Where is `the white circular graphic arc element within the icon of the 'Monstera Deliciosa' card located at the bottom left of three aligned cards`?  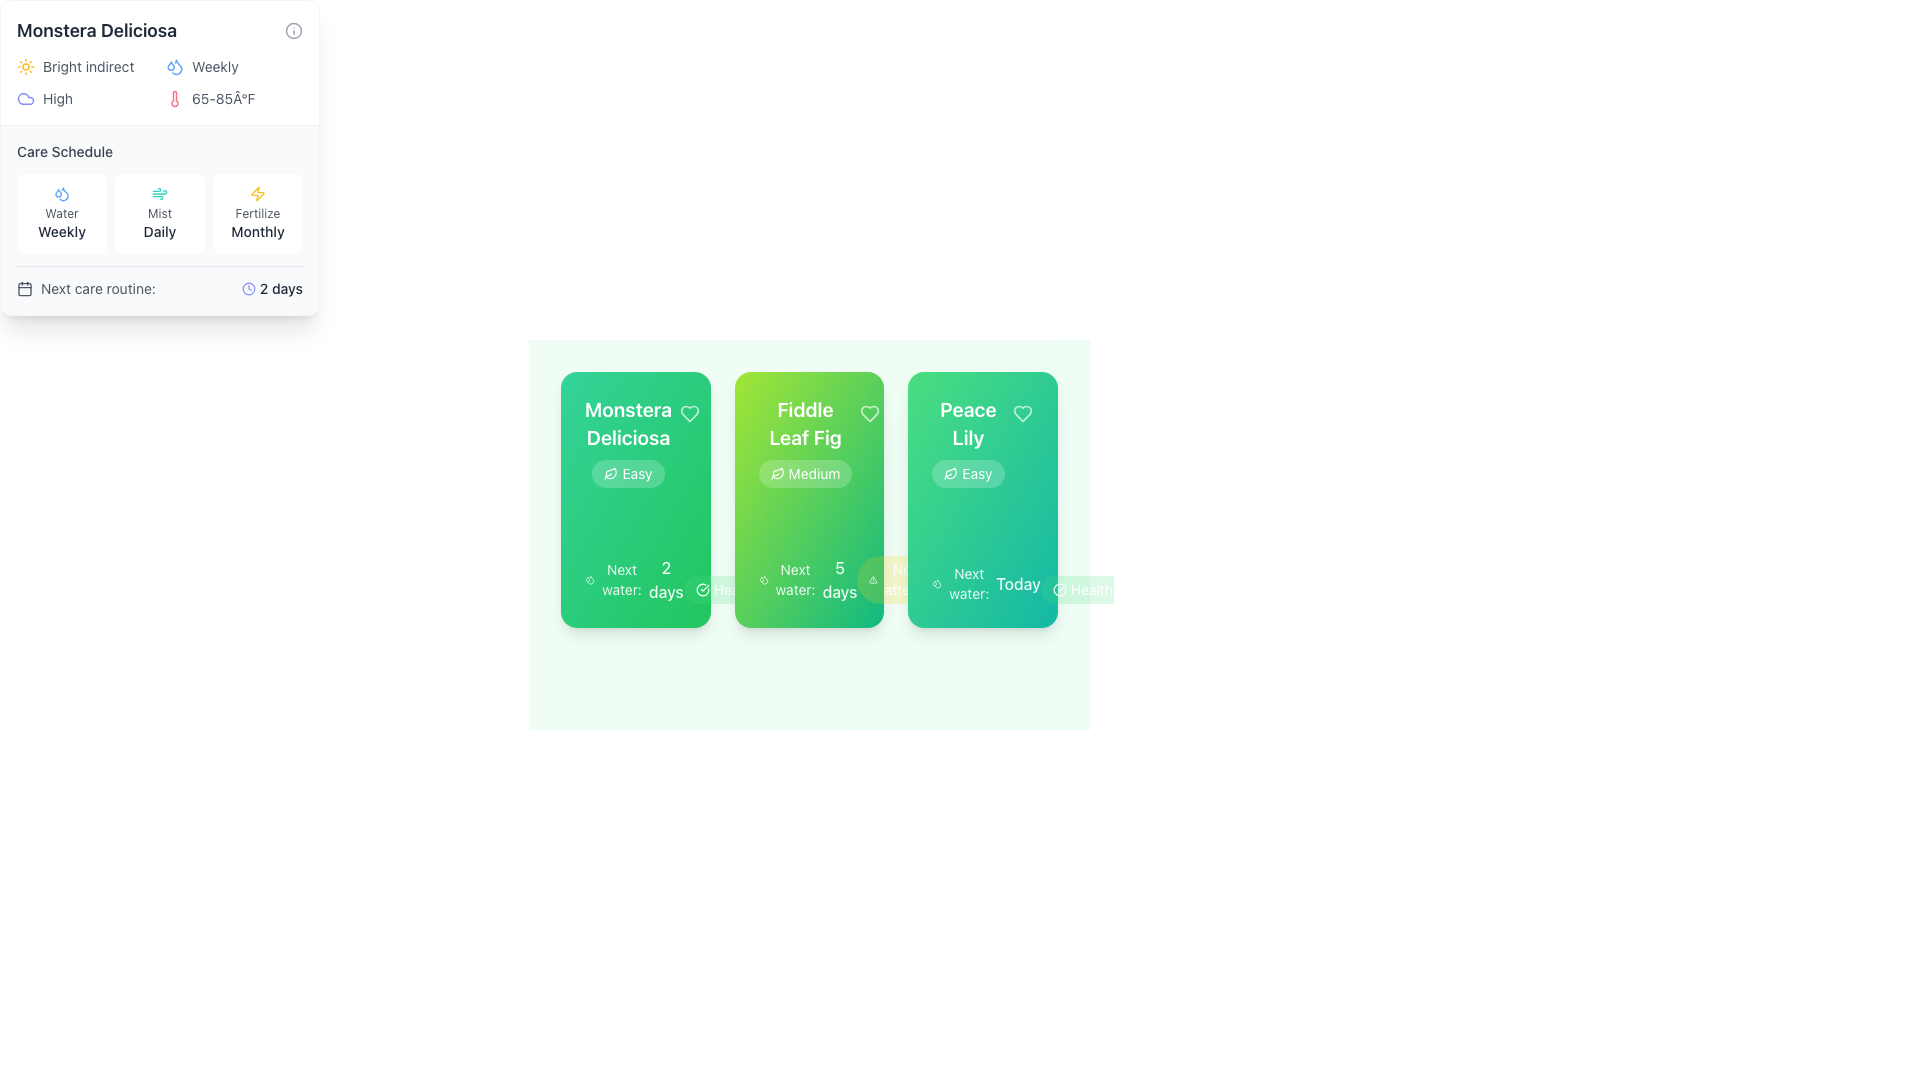 the white circular graphic arc element within the icon of the 'Monstera Deliciosa' card located at the bottom left of three aligned cards is located at coordinates (702, 589).